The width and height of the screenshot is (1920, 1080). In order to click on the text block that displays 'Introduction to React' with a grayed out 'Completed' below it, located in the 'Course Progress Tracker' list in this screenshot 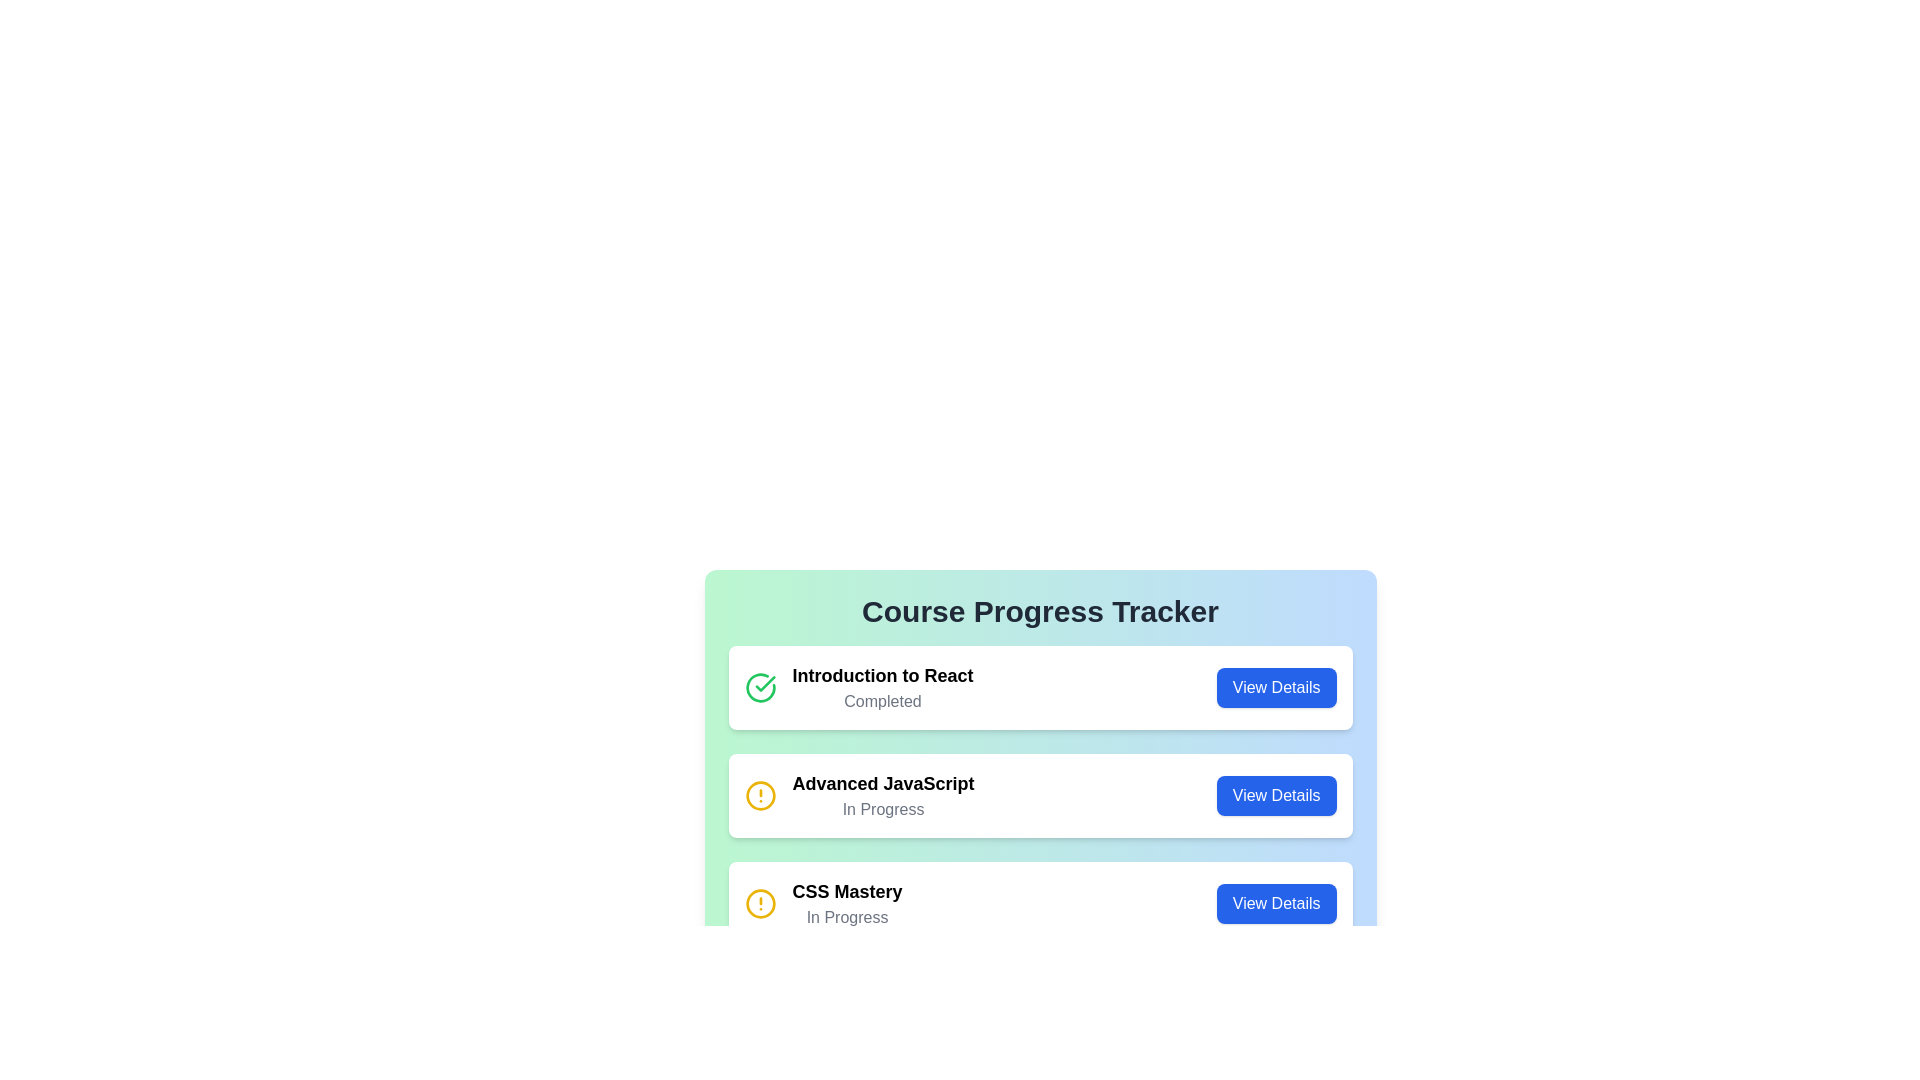, I will do `click(882, 686)`.